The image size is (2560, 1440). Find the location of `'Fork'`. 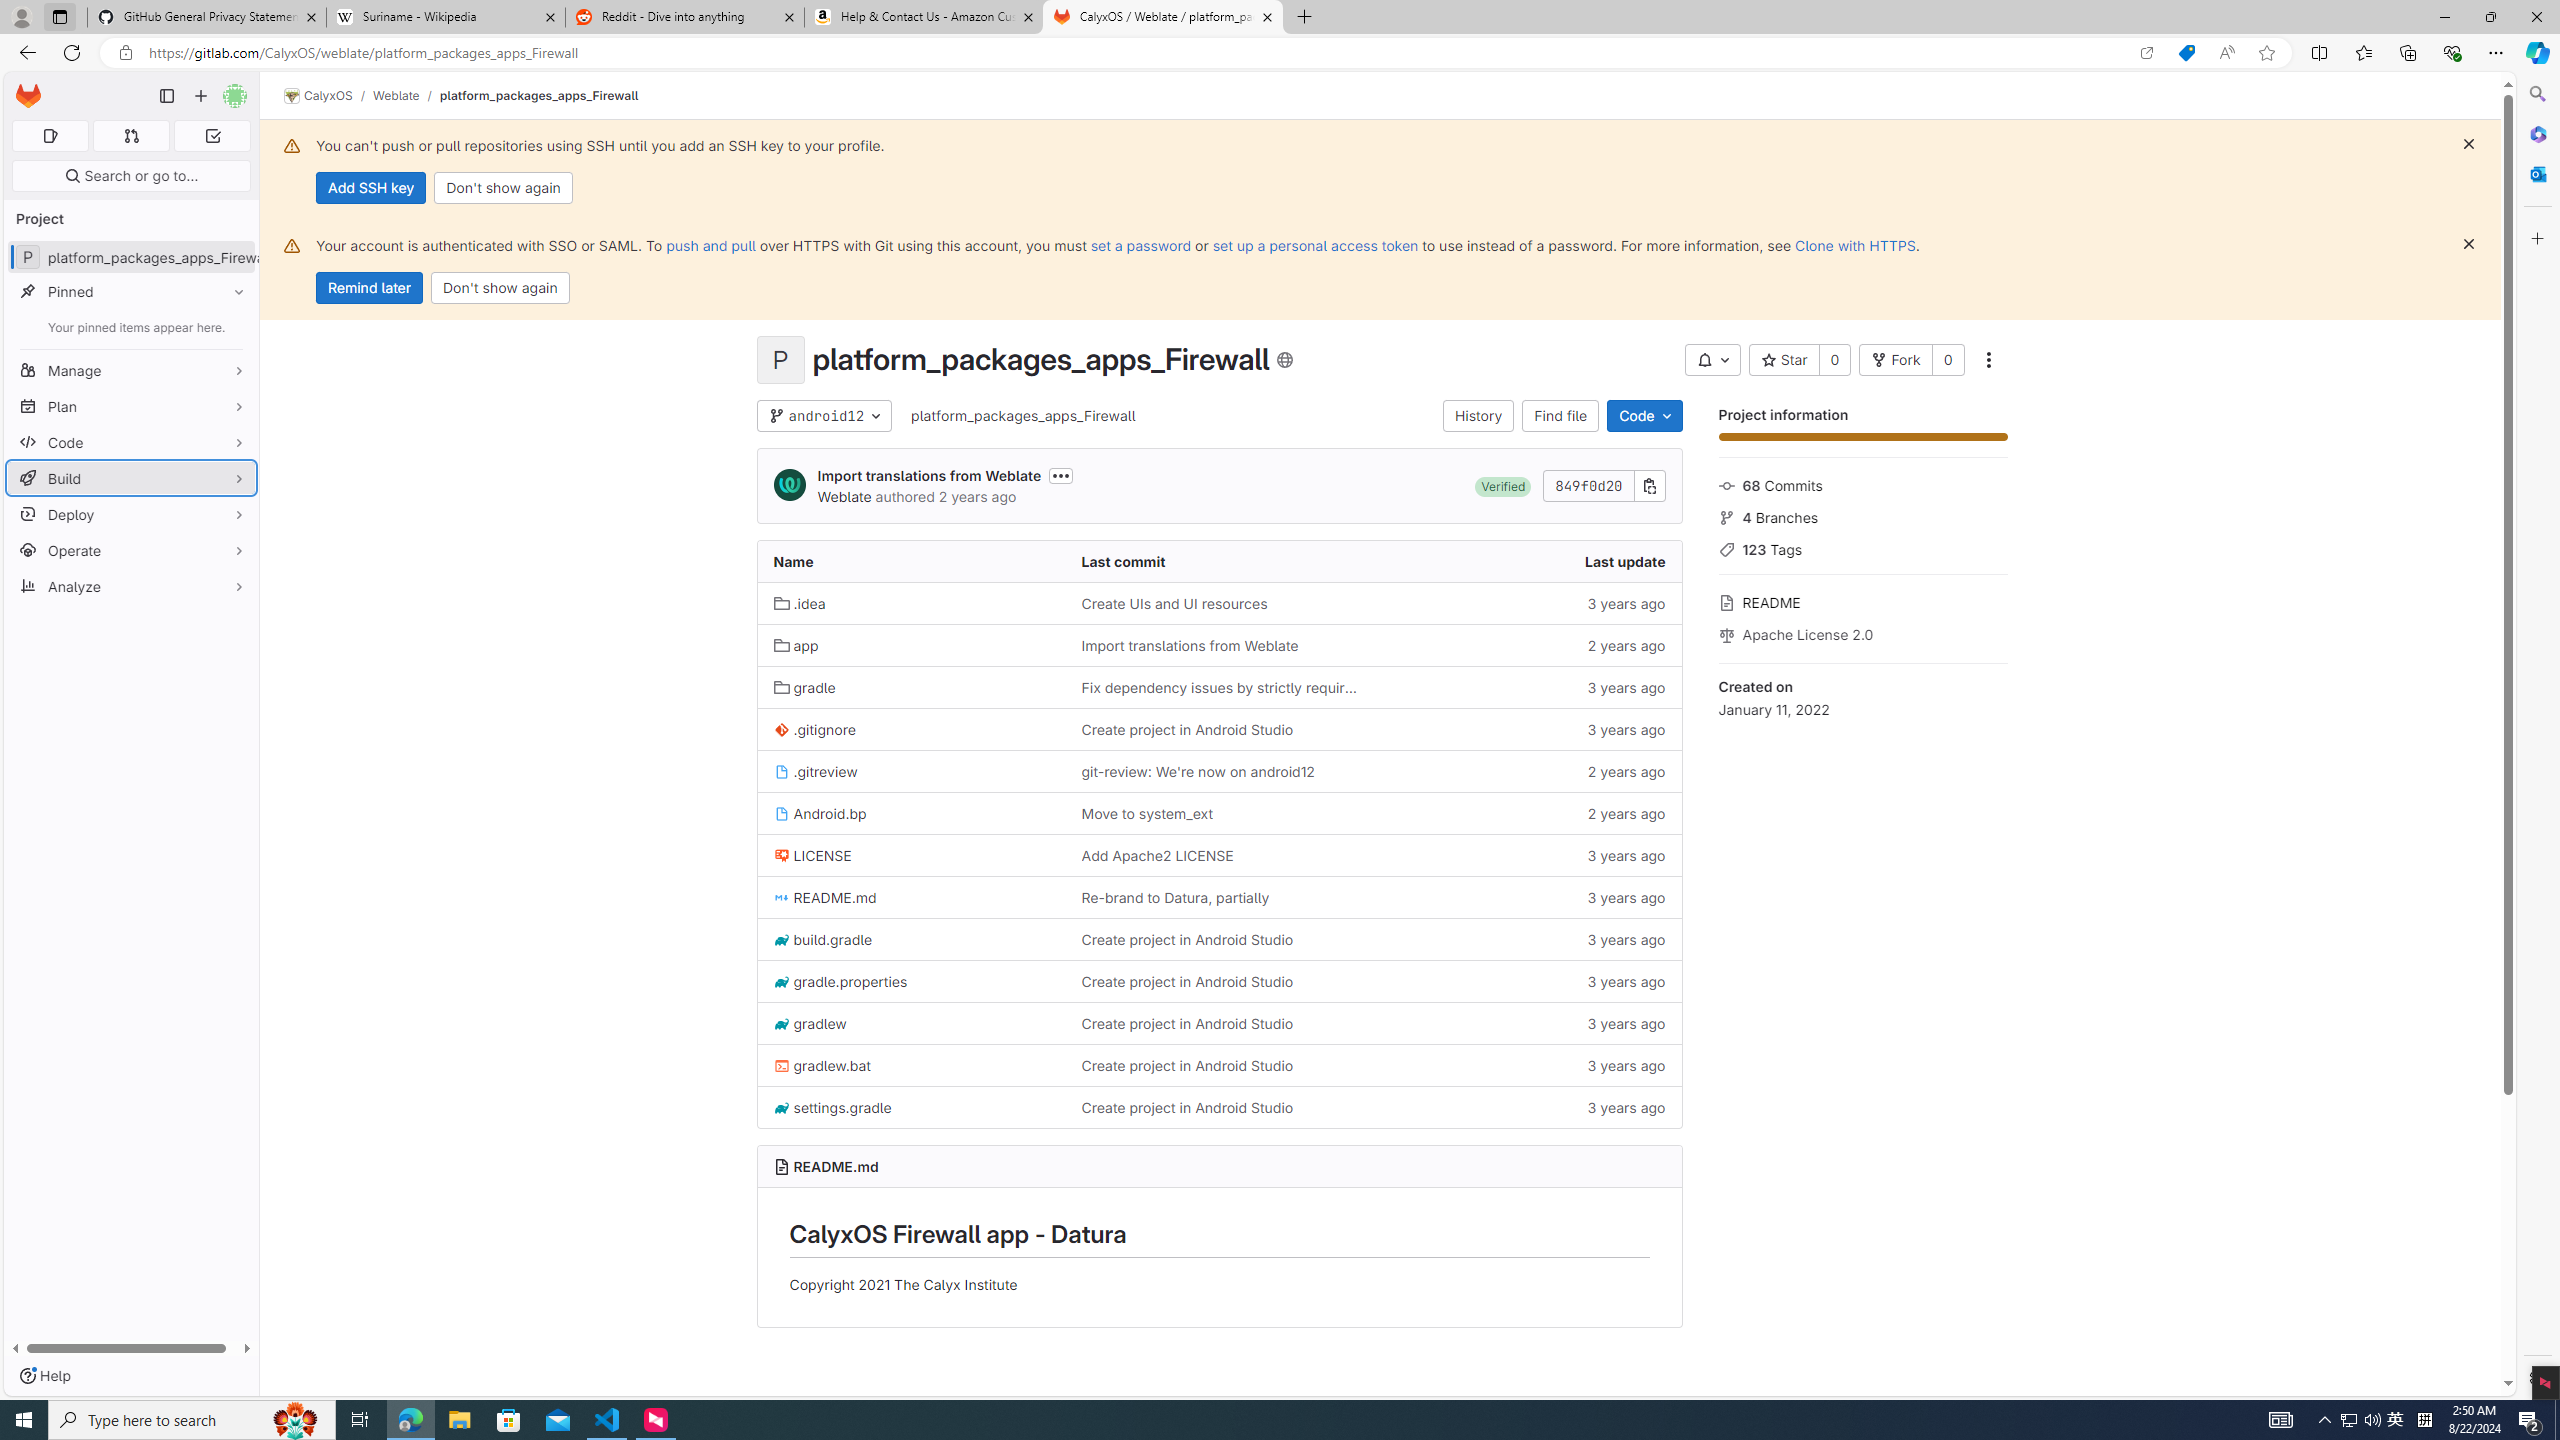

'Fork' is located at coordinates (1895, 360).